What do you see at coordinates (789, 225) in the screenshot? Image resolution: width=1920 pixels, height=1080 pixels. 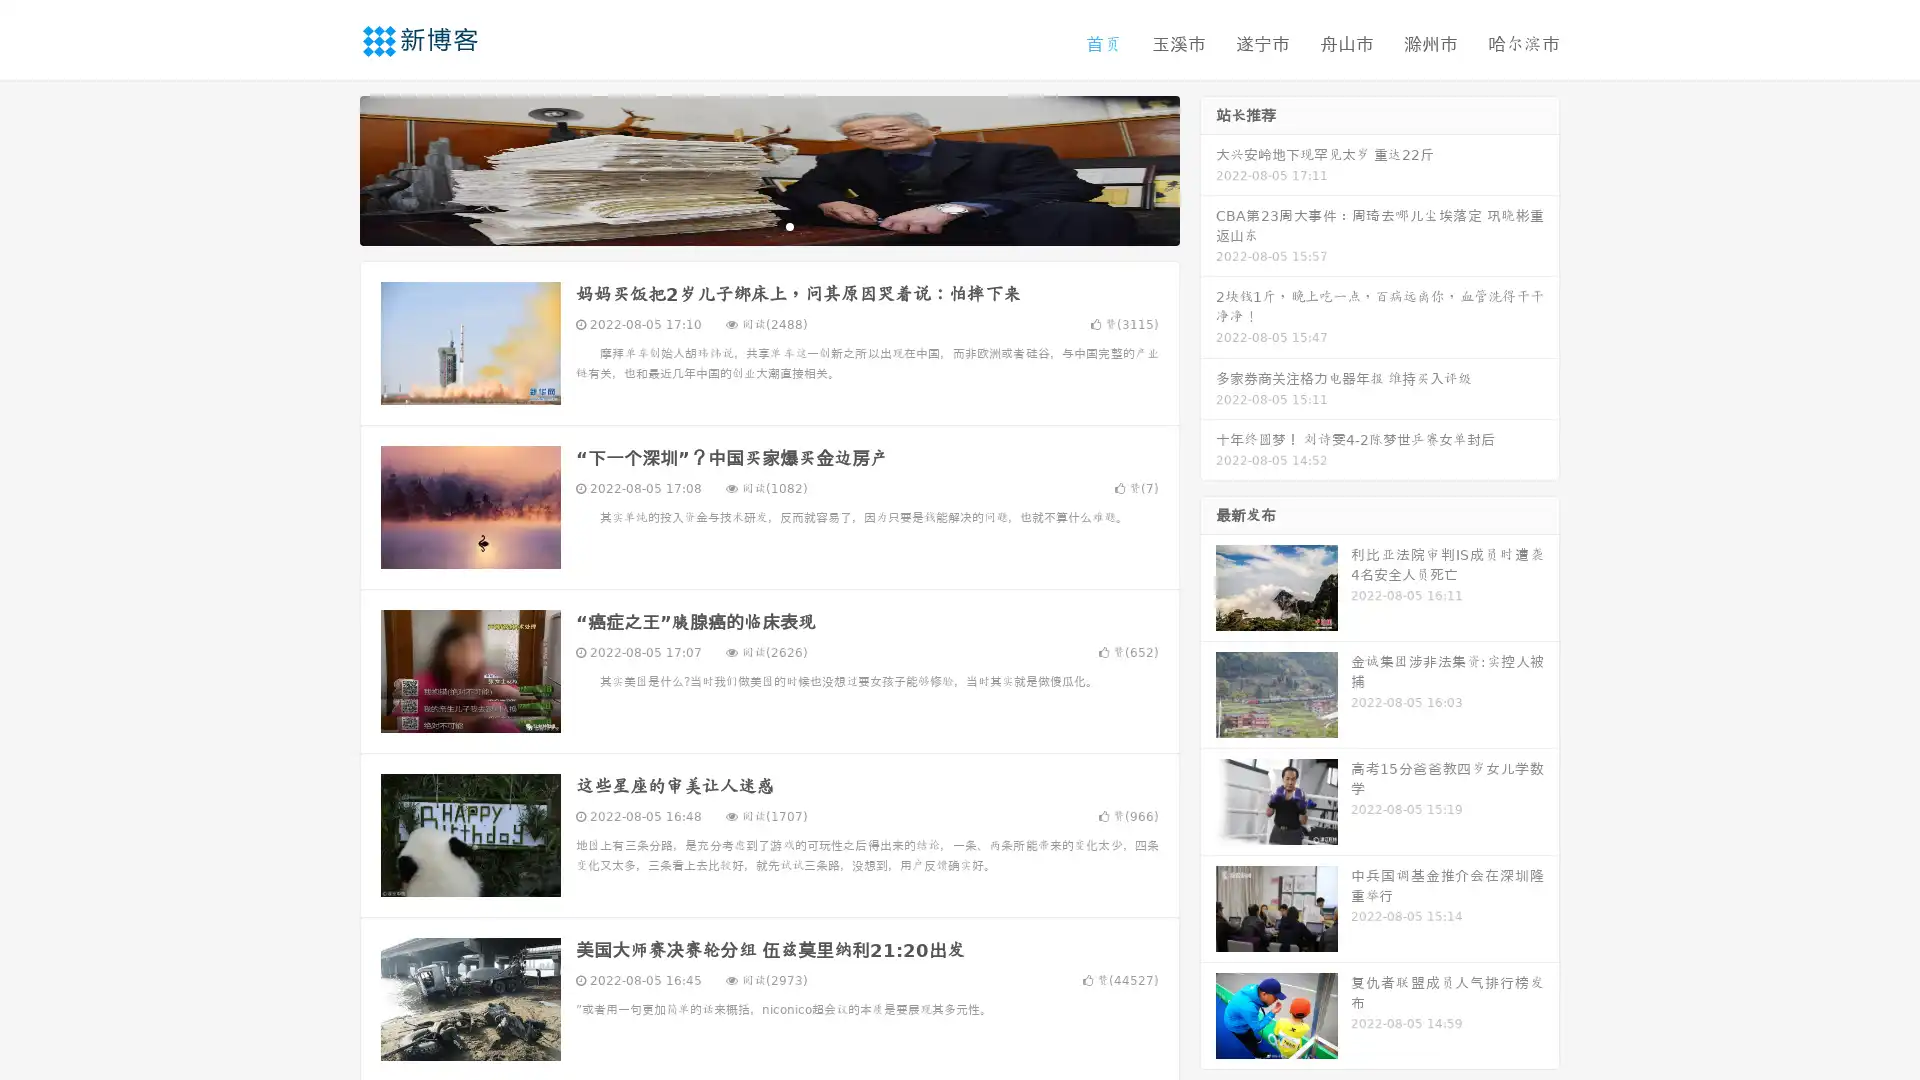 I see `Go to slide 3` at bounding box center [789, 225].